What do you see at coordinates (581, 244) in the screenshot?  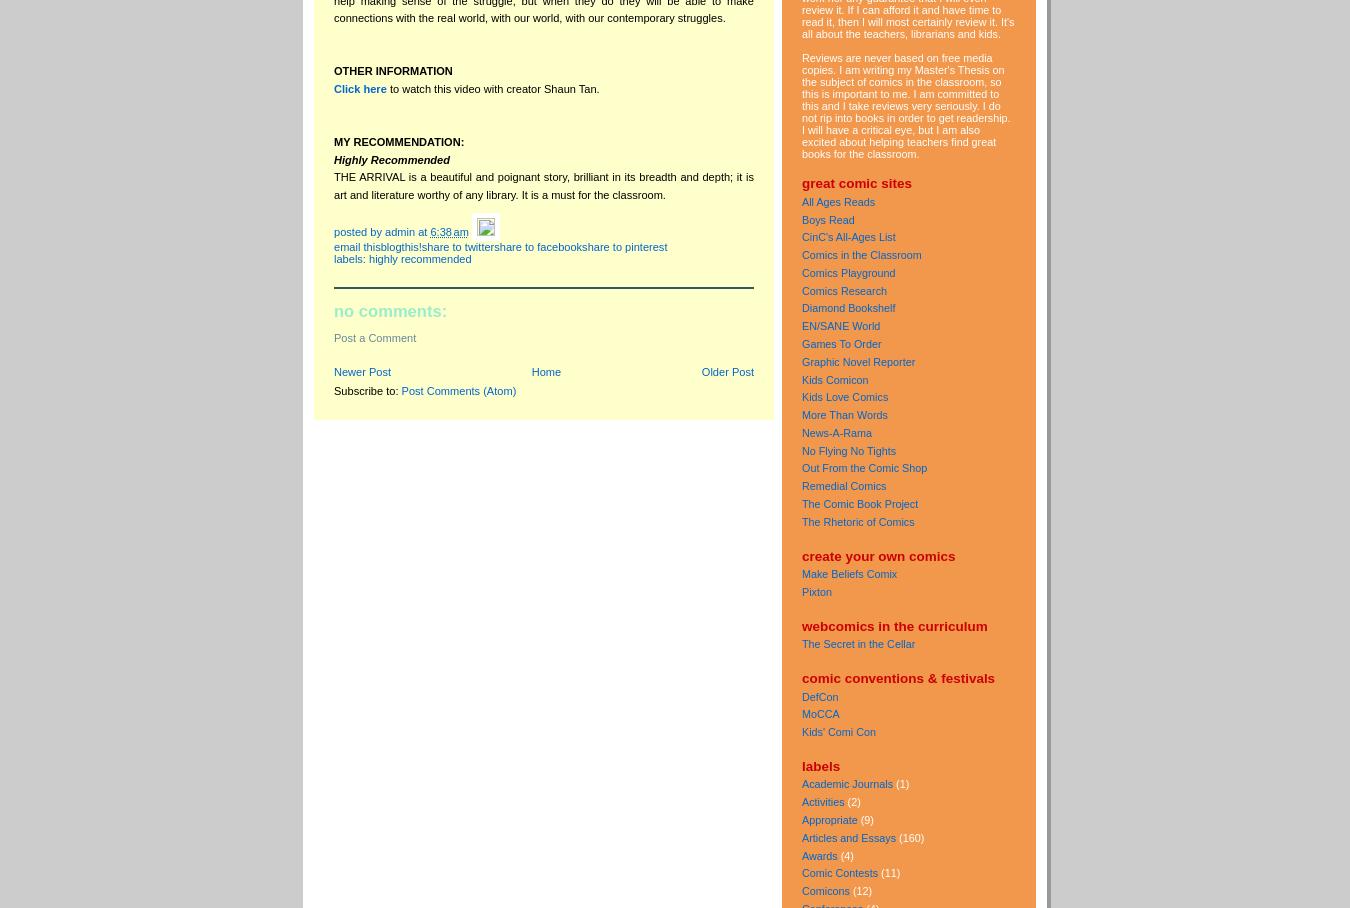 I see `'Share to Pinterest'` at bounding box center [581, 244].